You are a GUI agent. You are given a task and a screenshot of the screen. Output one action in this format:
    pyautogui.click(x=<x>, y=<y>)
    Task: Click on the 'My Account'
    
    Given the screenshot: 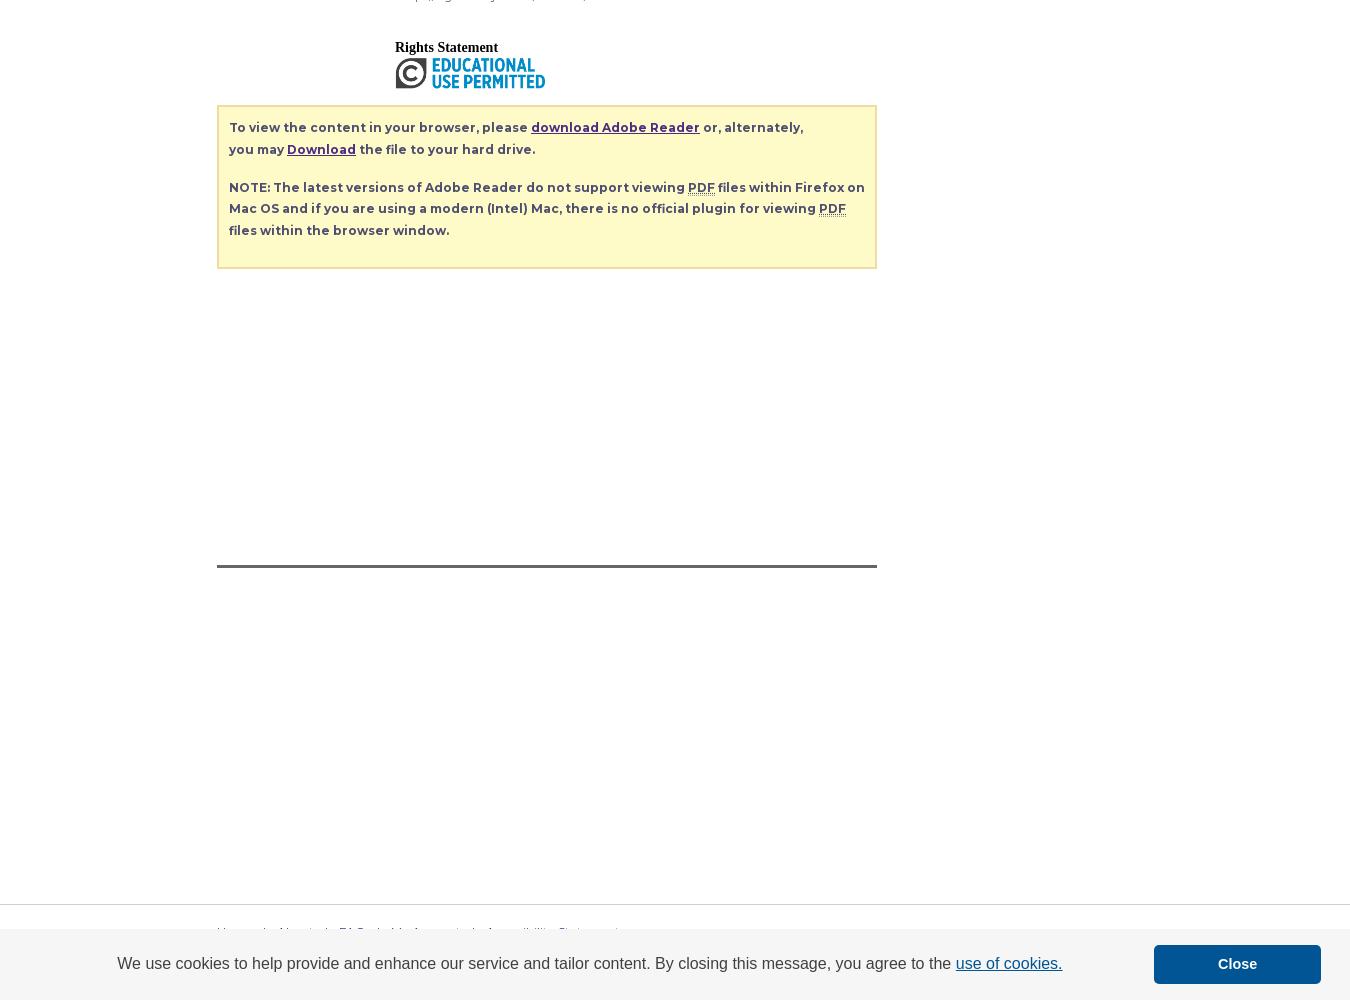 What is the action you would take?
    pyautogui.click(x=426, y=931)
    